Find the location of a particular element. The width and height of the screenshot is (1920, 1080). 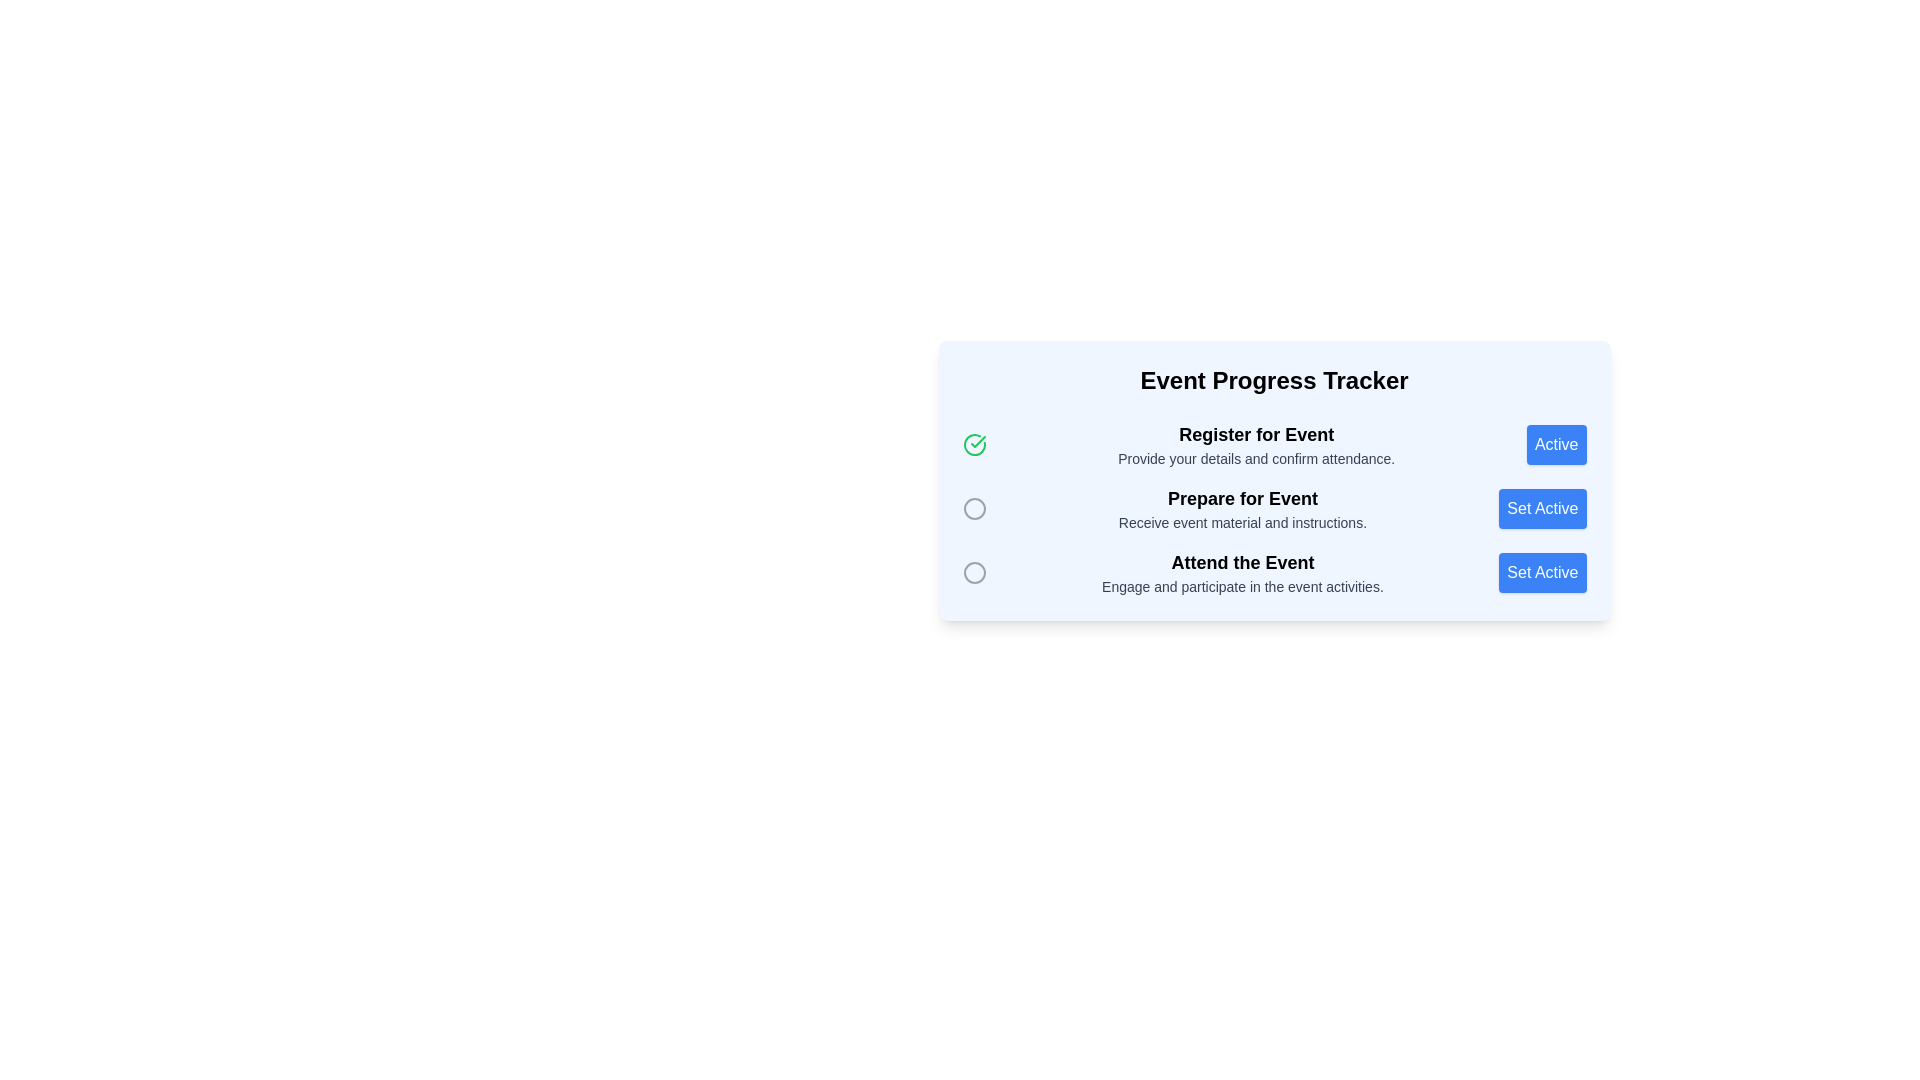

the text label that serves as the title for the associated step within the event tracker process, positioned between 'Register for Event' and 'Attend the Event' is located at coordinates (1242, 497).